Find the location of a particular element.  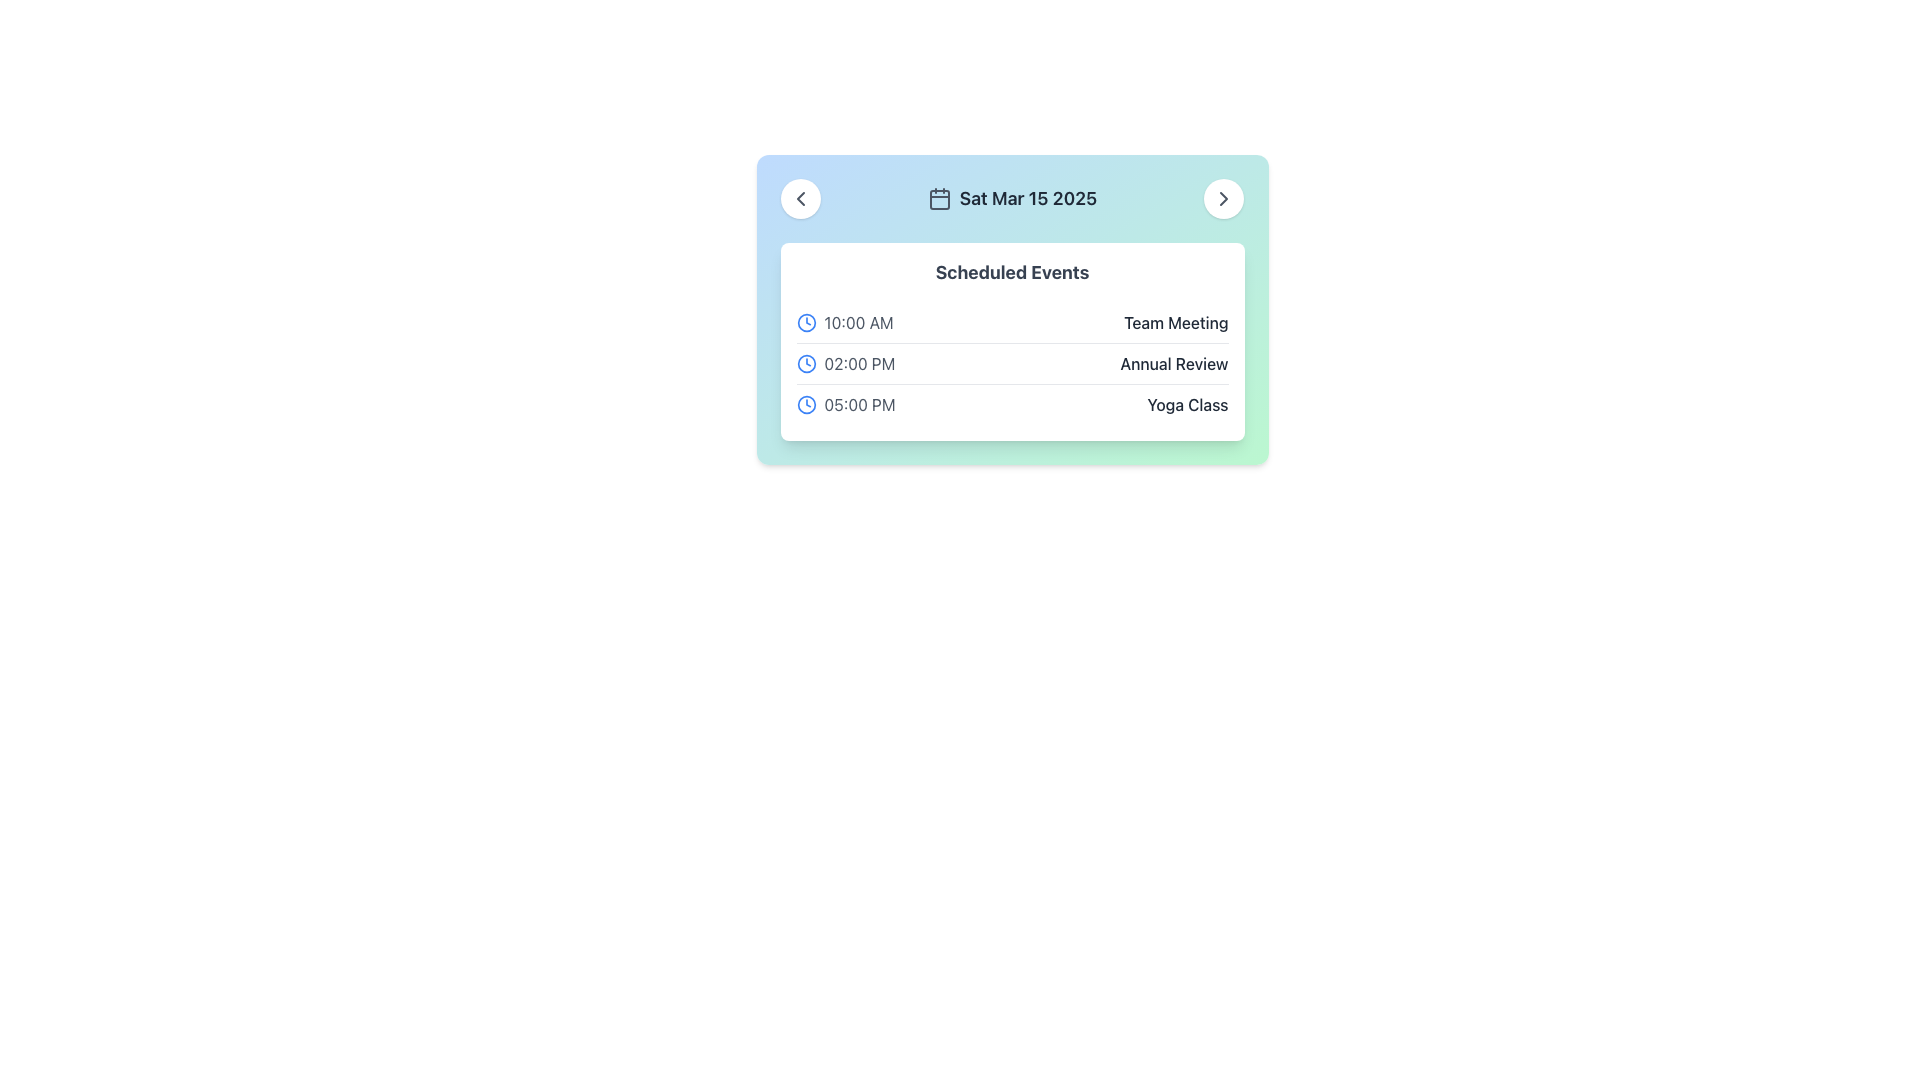

the text label displaying 'Team Meeting' which is styled in dark gray and located in the first row of the event schedule next to '10:00 AM' is located at coordinates (1176, 322).